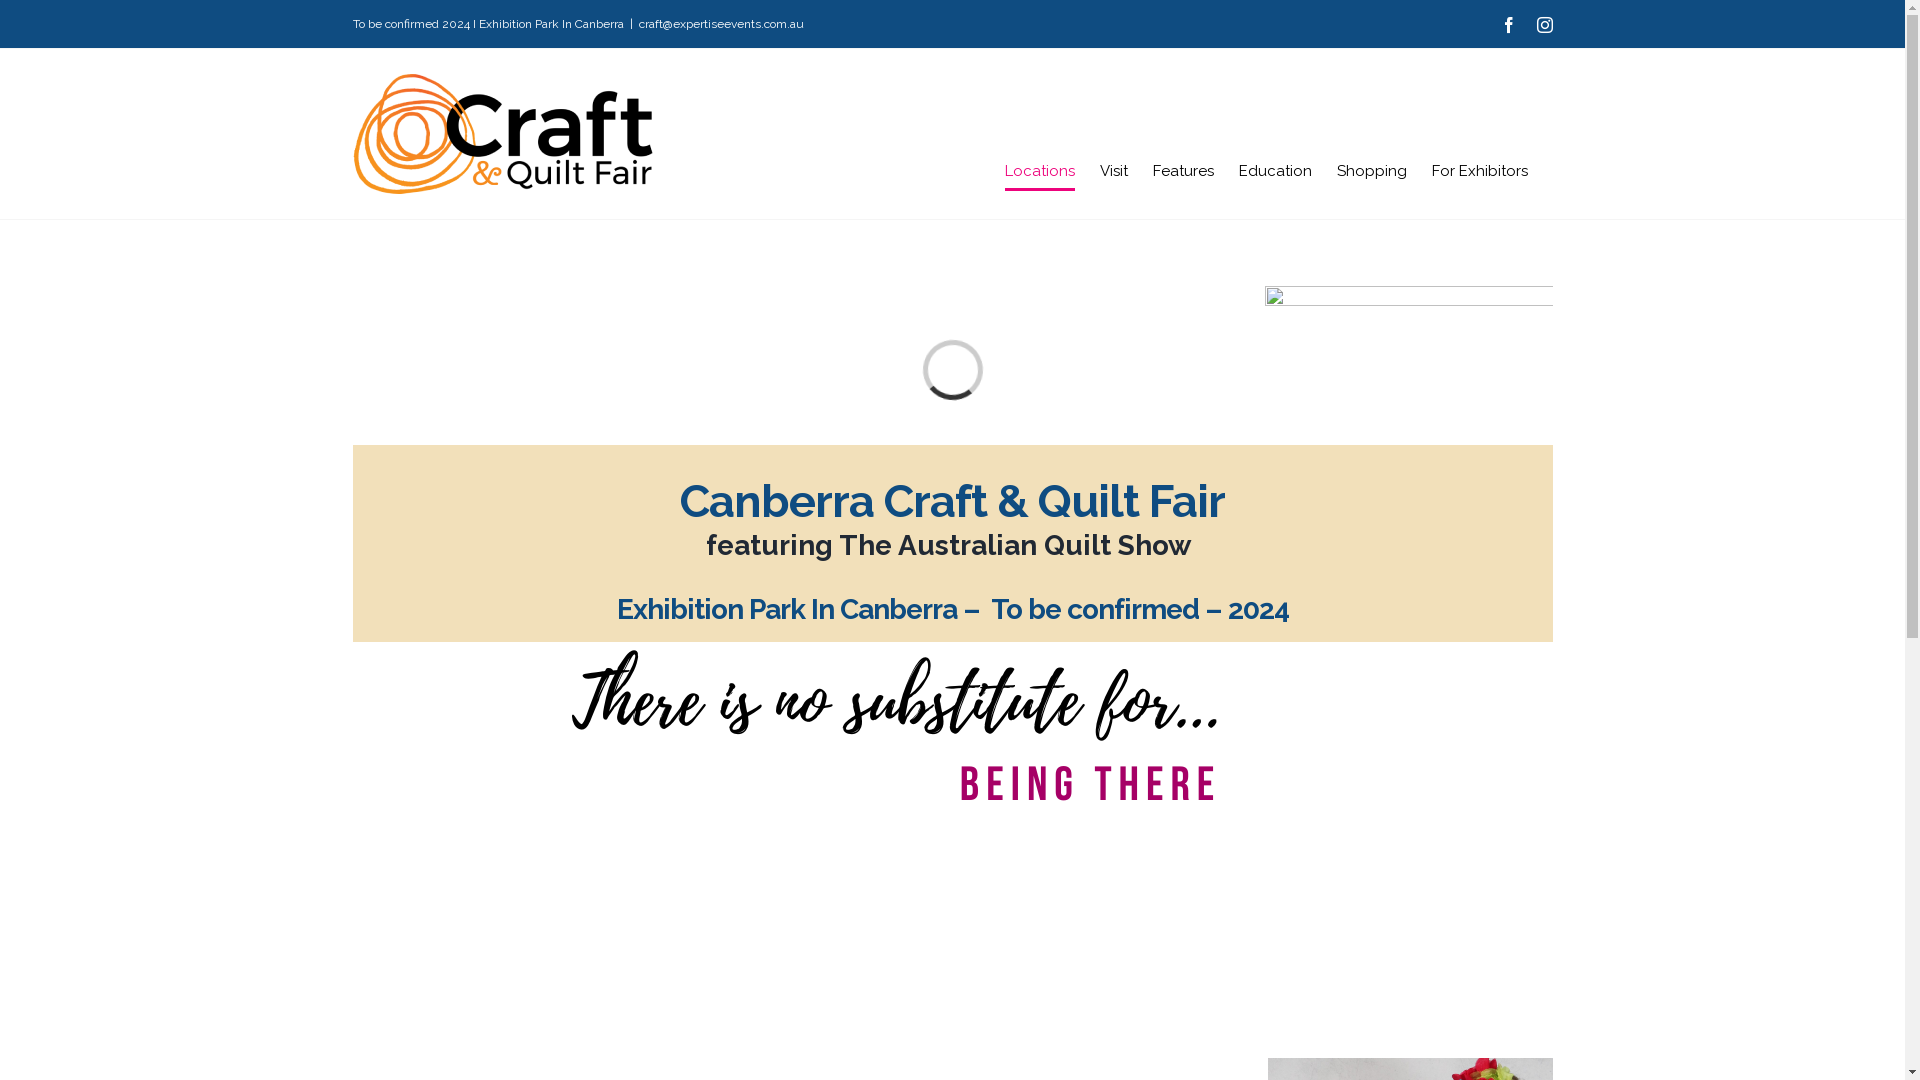  Describe the element at coordinates (1182, 169) in the screenshot. I see `'Features'` at that location.